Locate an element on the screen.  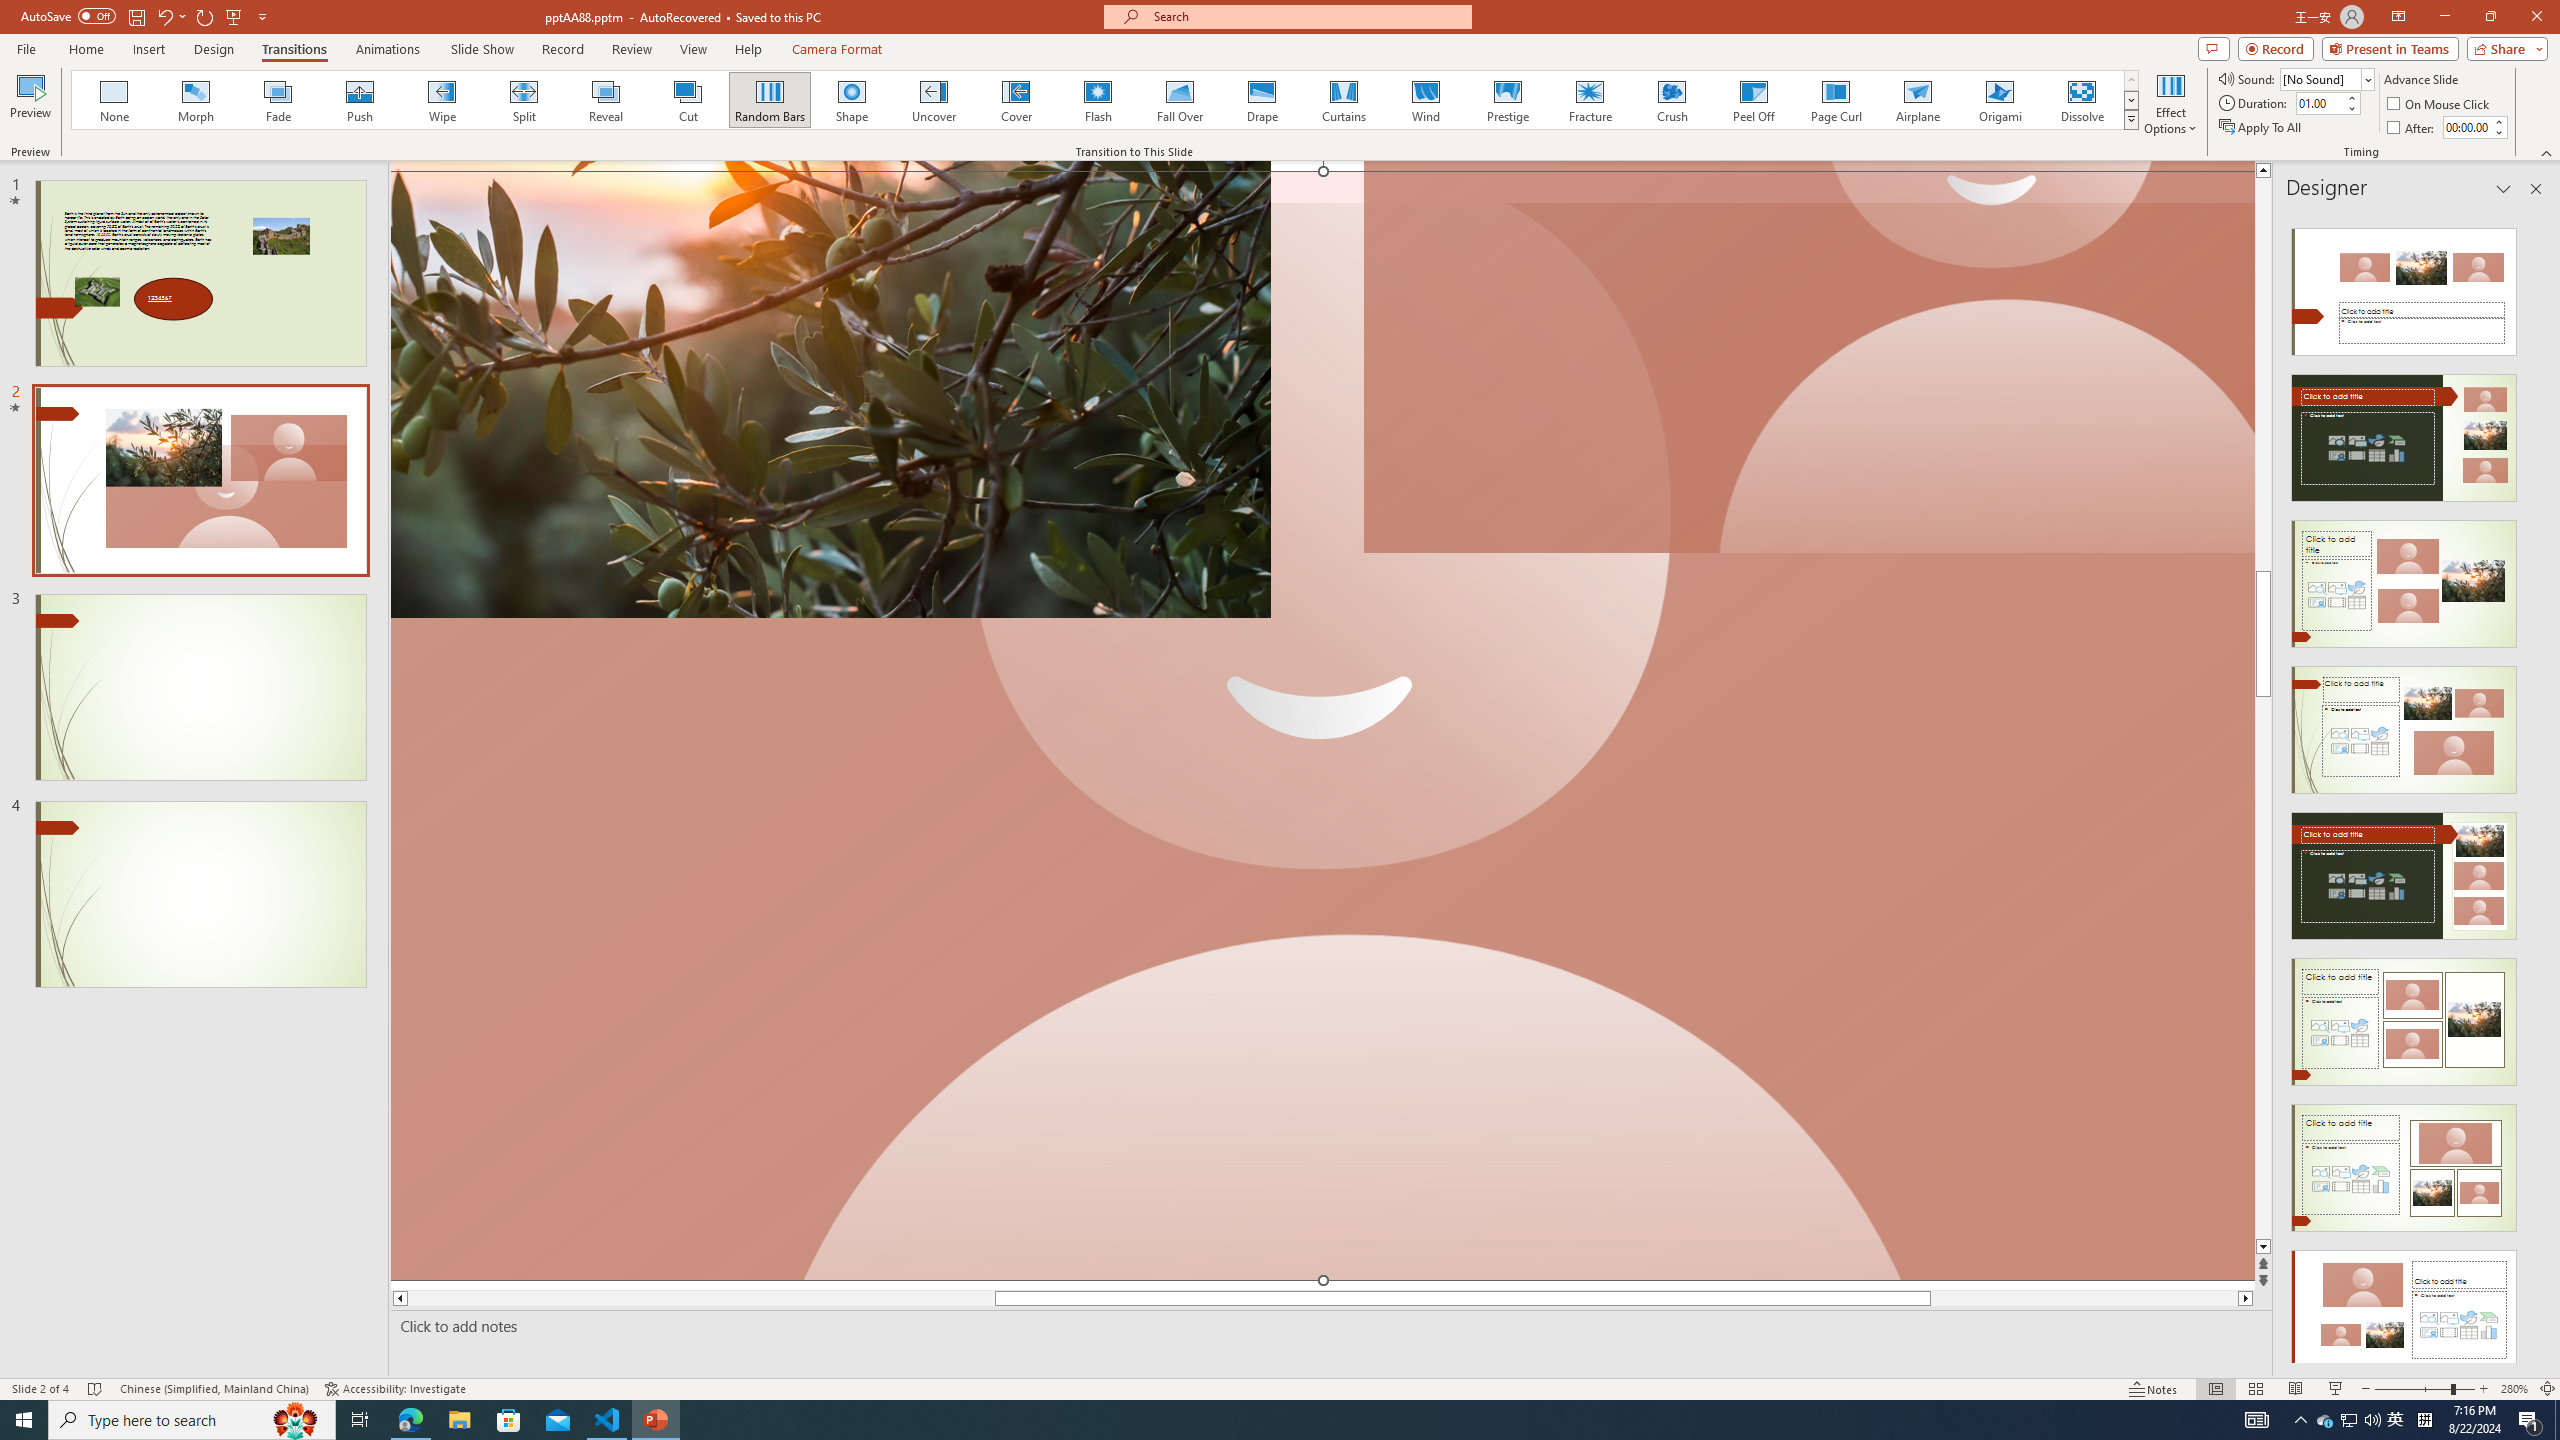
'Effect Options' is located at coordinates (2169, 103).